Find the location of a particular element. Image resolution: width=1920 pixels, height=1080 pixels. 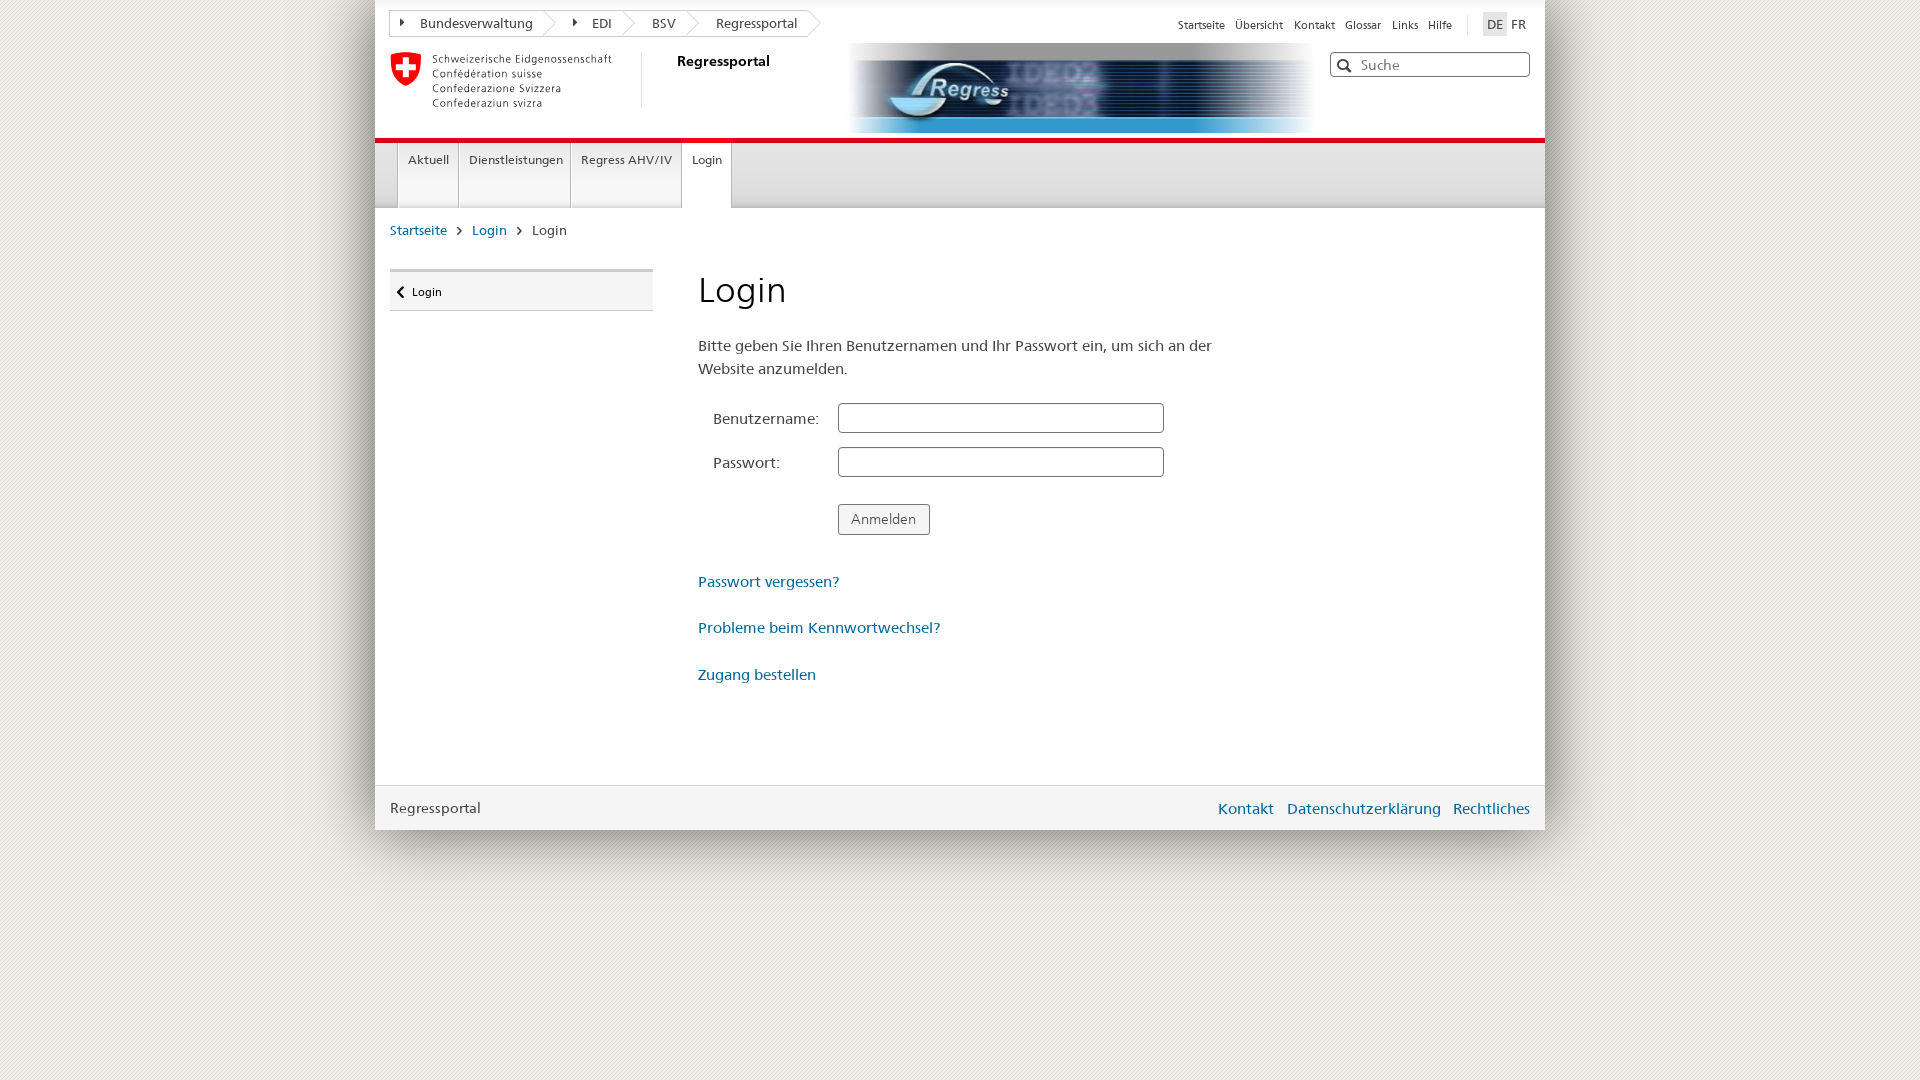

'Dienstleistungen' is located at coordinates (514, 174).